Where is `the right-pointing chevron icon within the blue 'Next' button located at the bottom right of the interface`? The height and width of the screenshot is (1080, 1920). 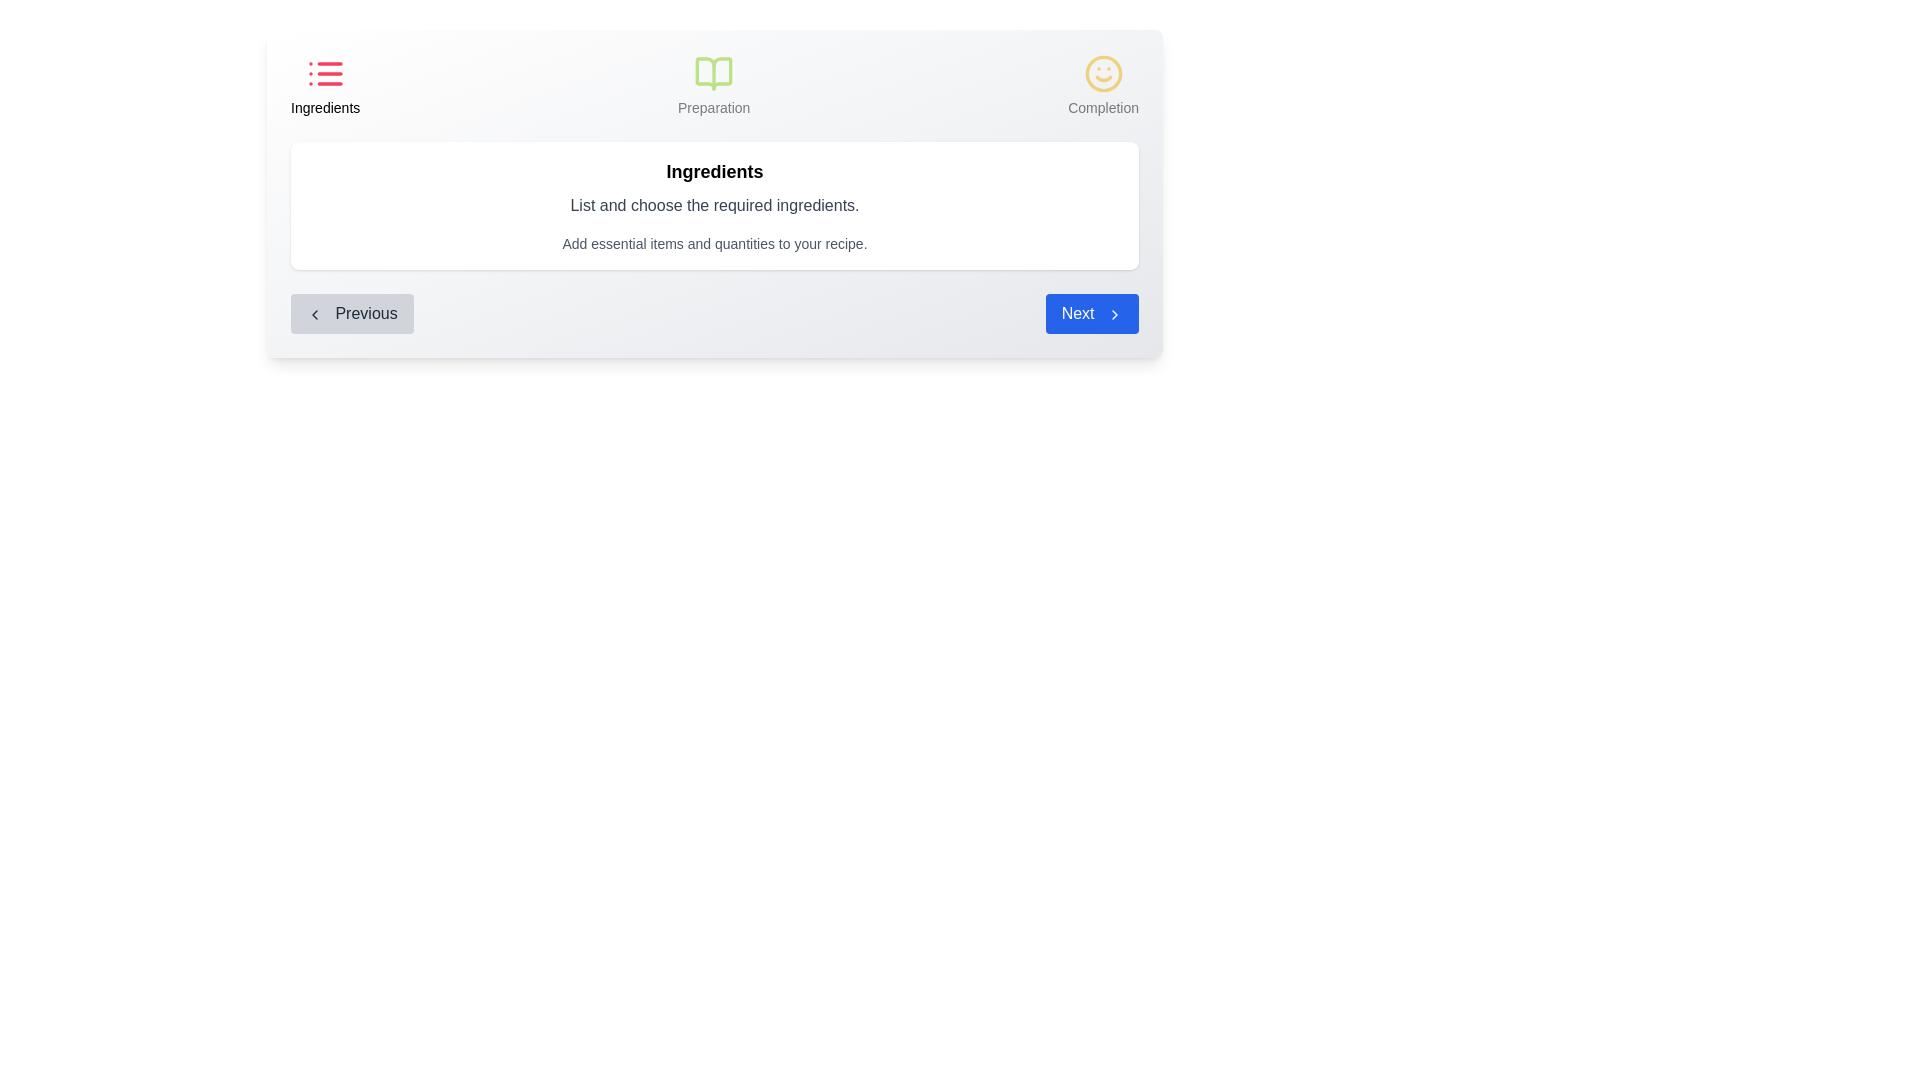
the right-pointing chevron icon within the blue 'Next' button located at the bottom right of the interface is located at coordinates (1113, 313).